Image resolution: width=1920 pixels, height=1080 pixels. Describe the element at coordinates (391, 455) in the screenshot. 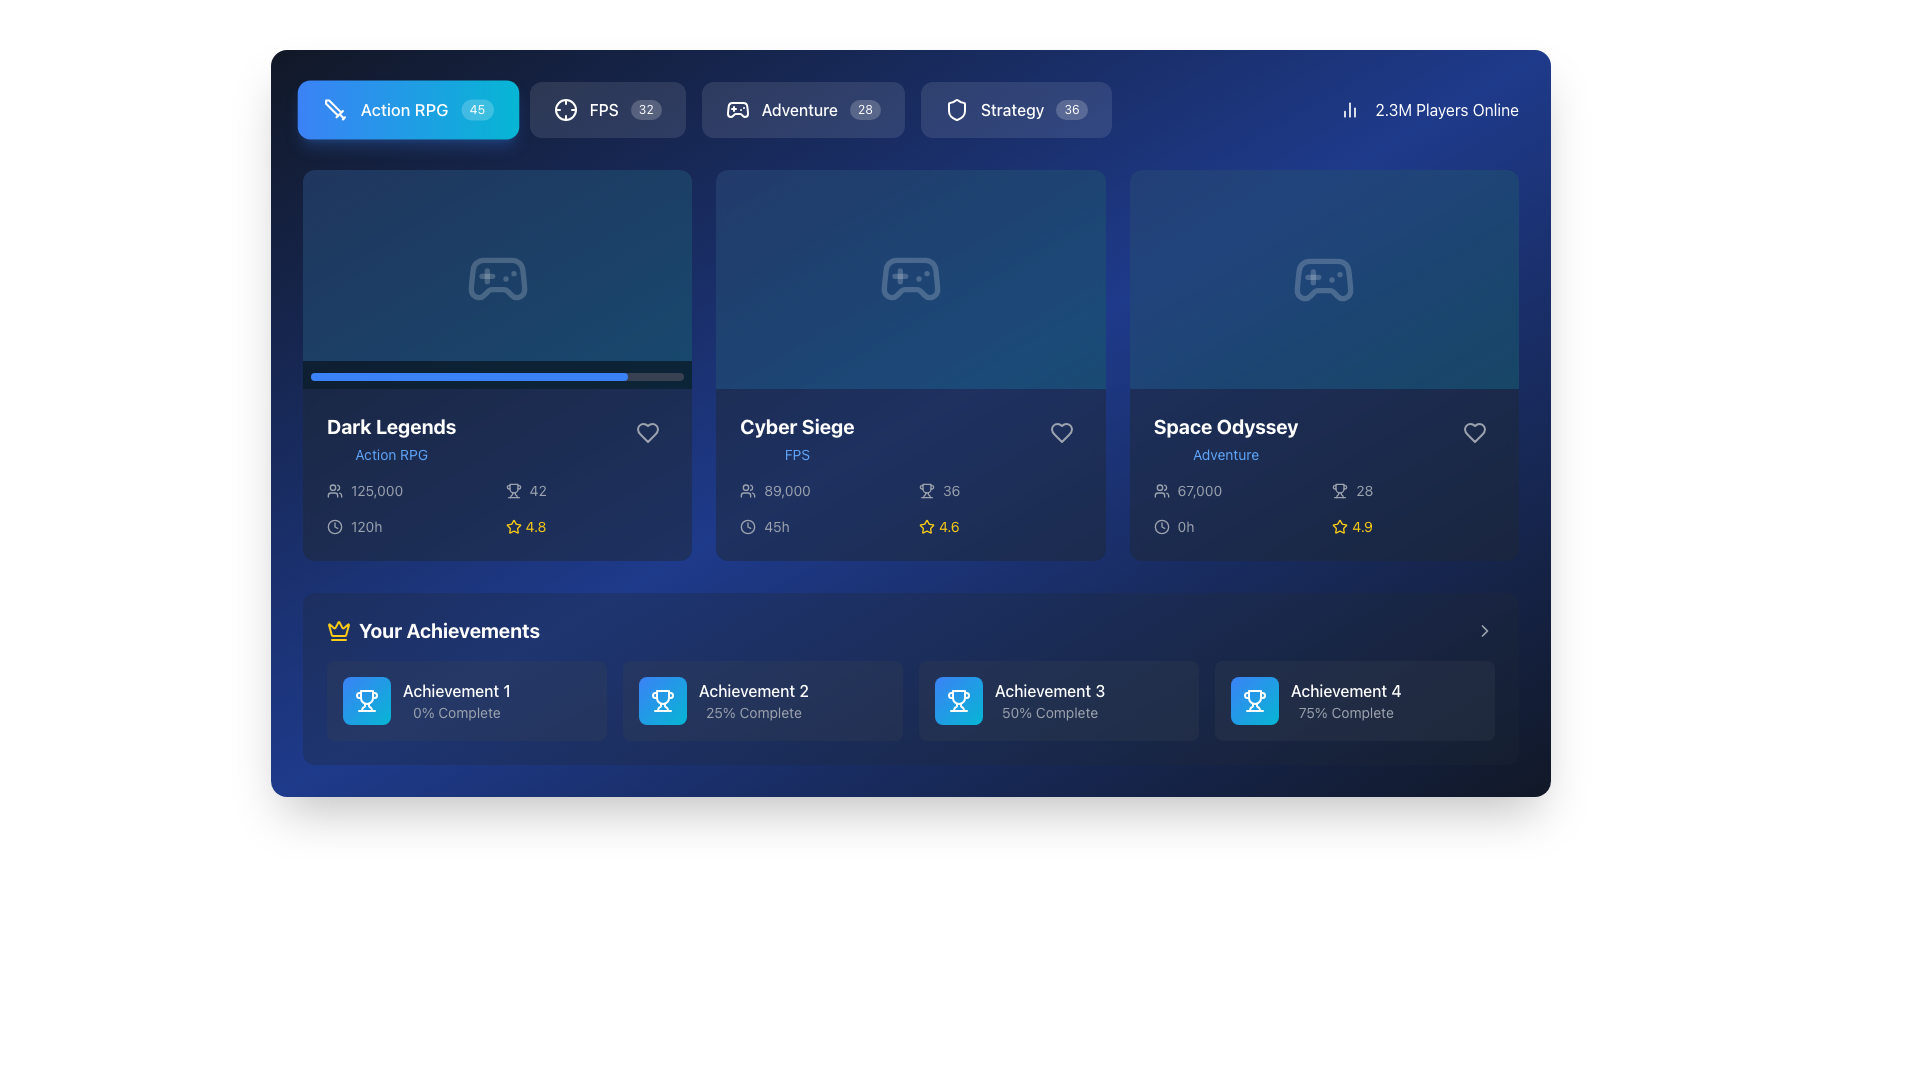

I see `the genre tag text label located directly below the 'Dark Legends' header in the top-left section of the user interface, which provides a concise description of the game's classification` at that location.